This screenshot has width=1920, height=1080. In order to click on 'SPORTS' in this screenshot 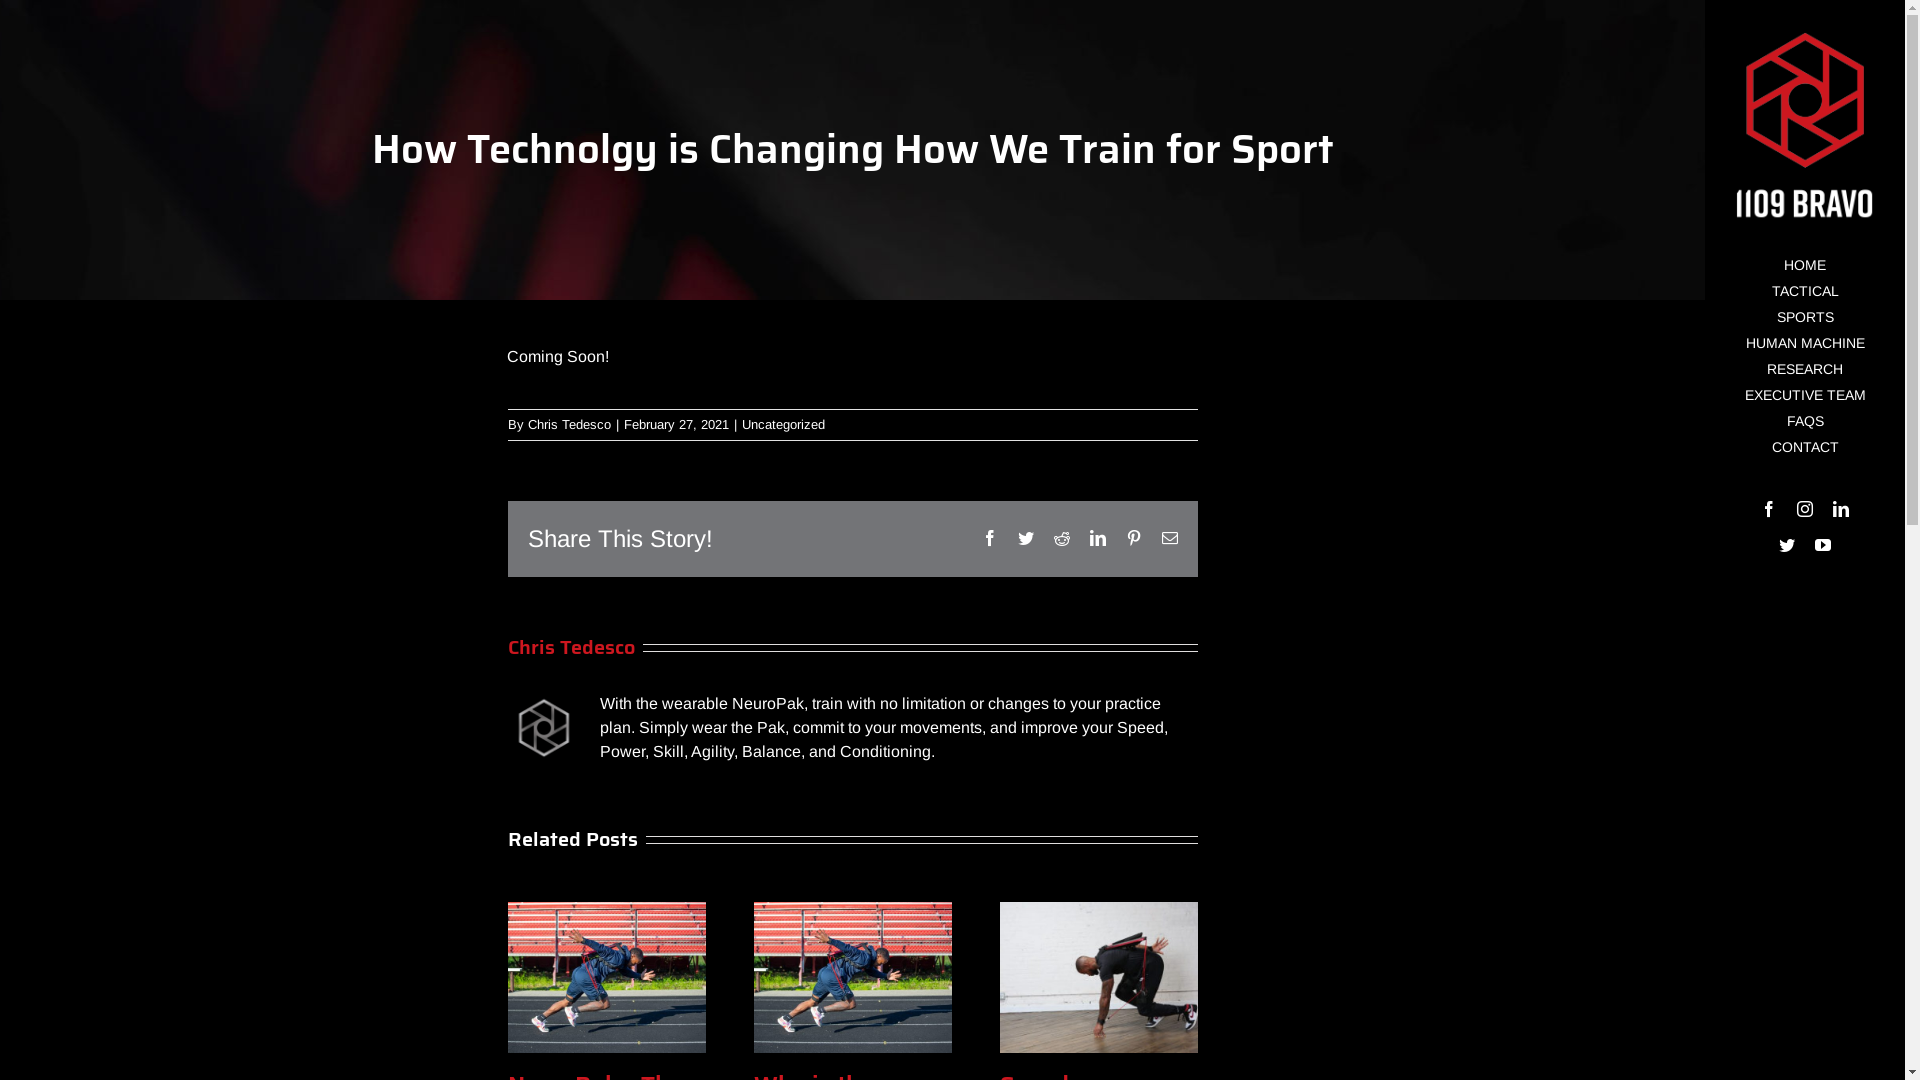, I will do `click(1703, 316)`.